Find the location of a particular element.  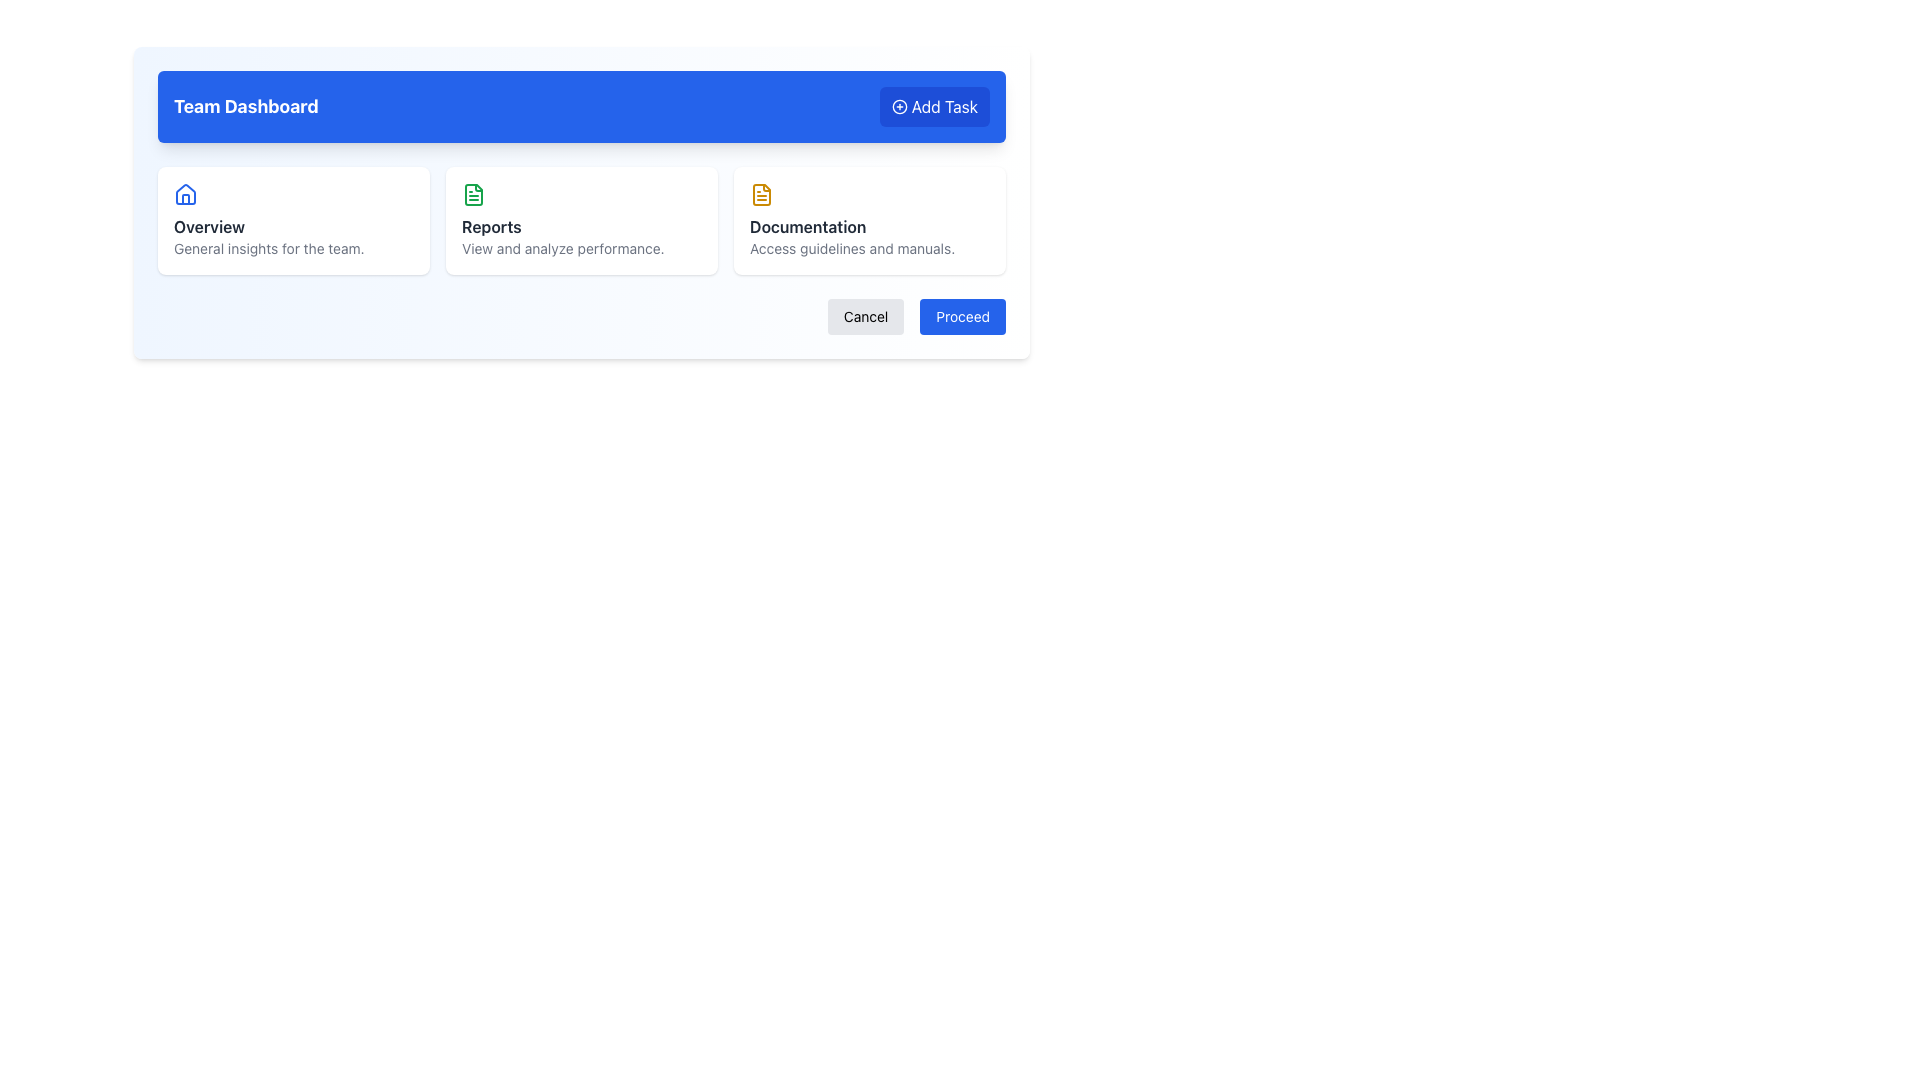

text content of the descriptive label located below the 'Reports' heading in the second card of a horizontal trio of cards is located at coordinates (562, 248).